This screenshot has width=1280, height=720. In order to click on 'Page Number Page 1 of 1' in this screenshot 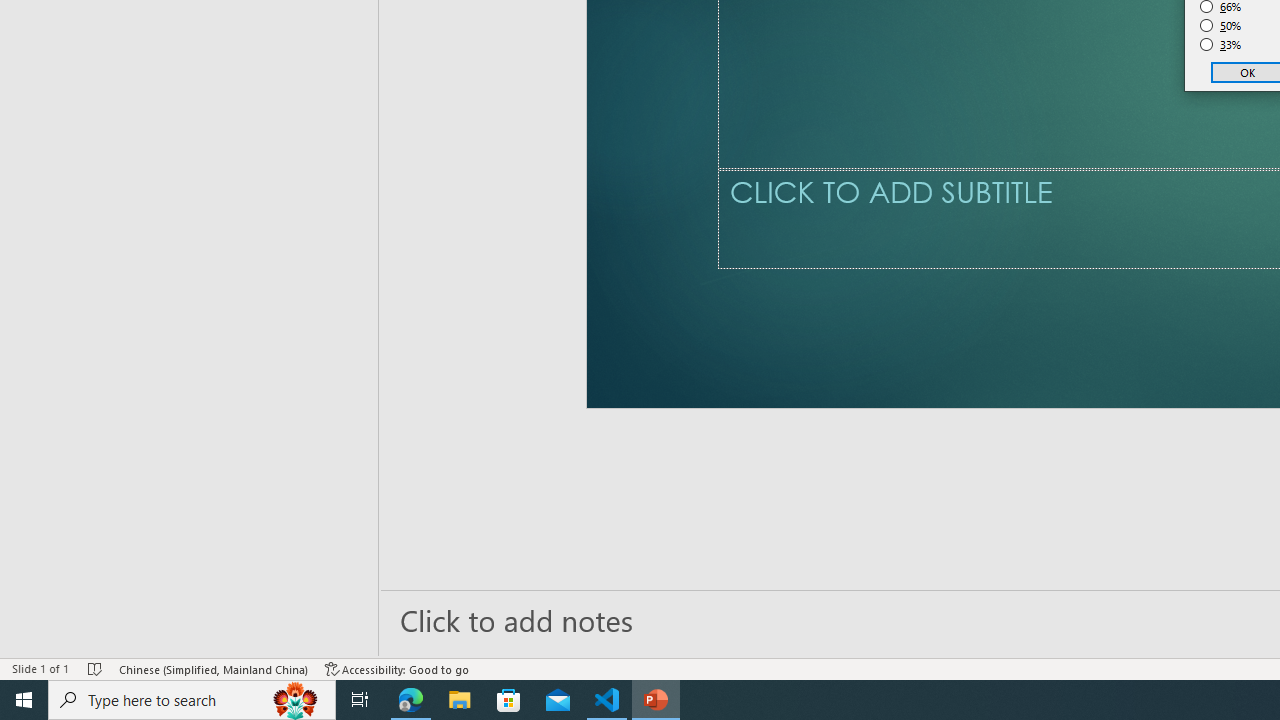, I will do `click(55, 640)`.